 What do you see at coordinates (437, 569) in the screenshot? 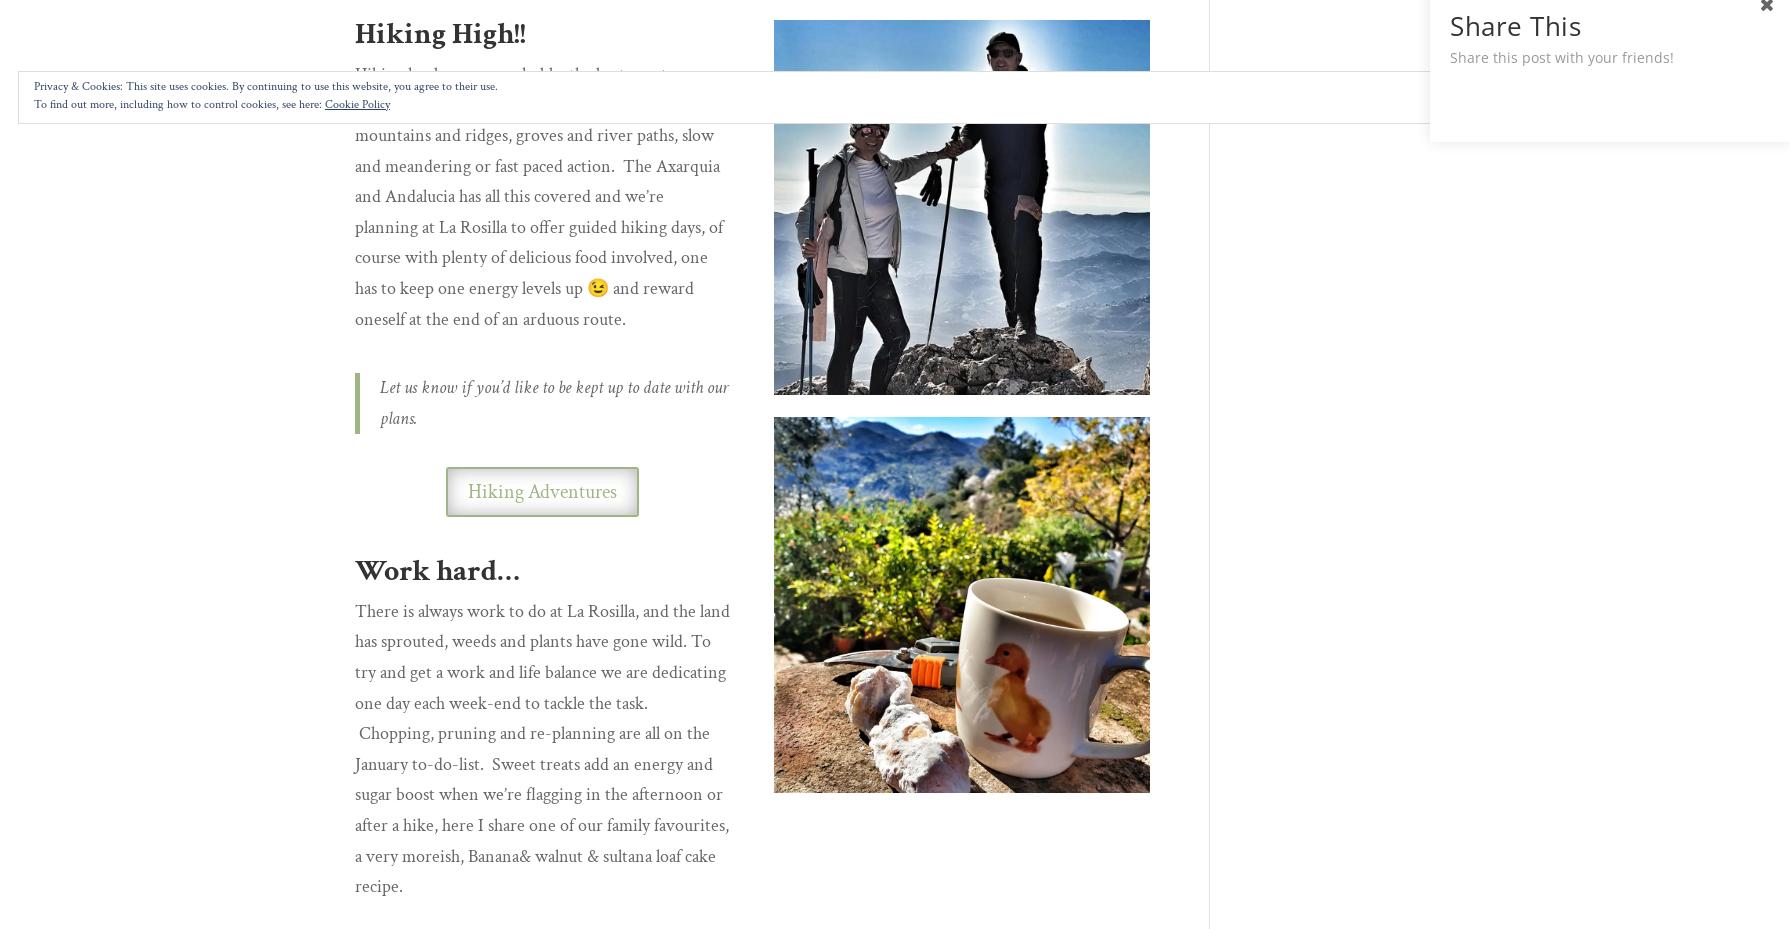
I see `'Work hard…'` at bounding box center [437, 569].